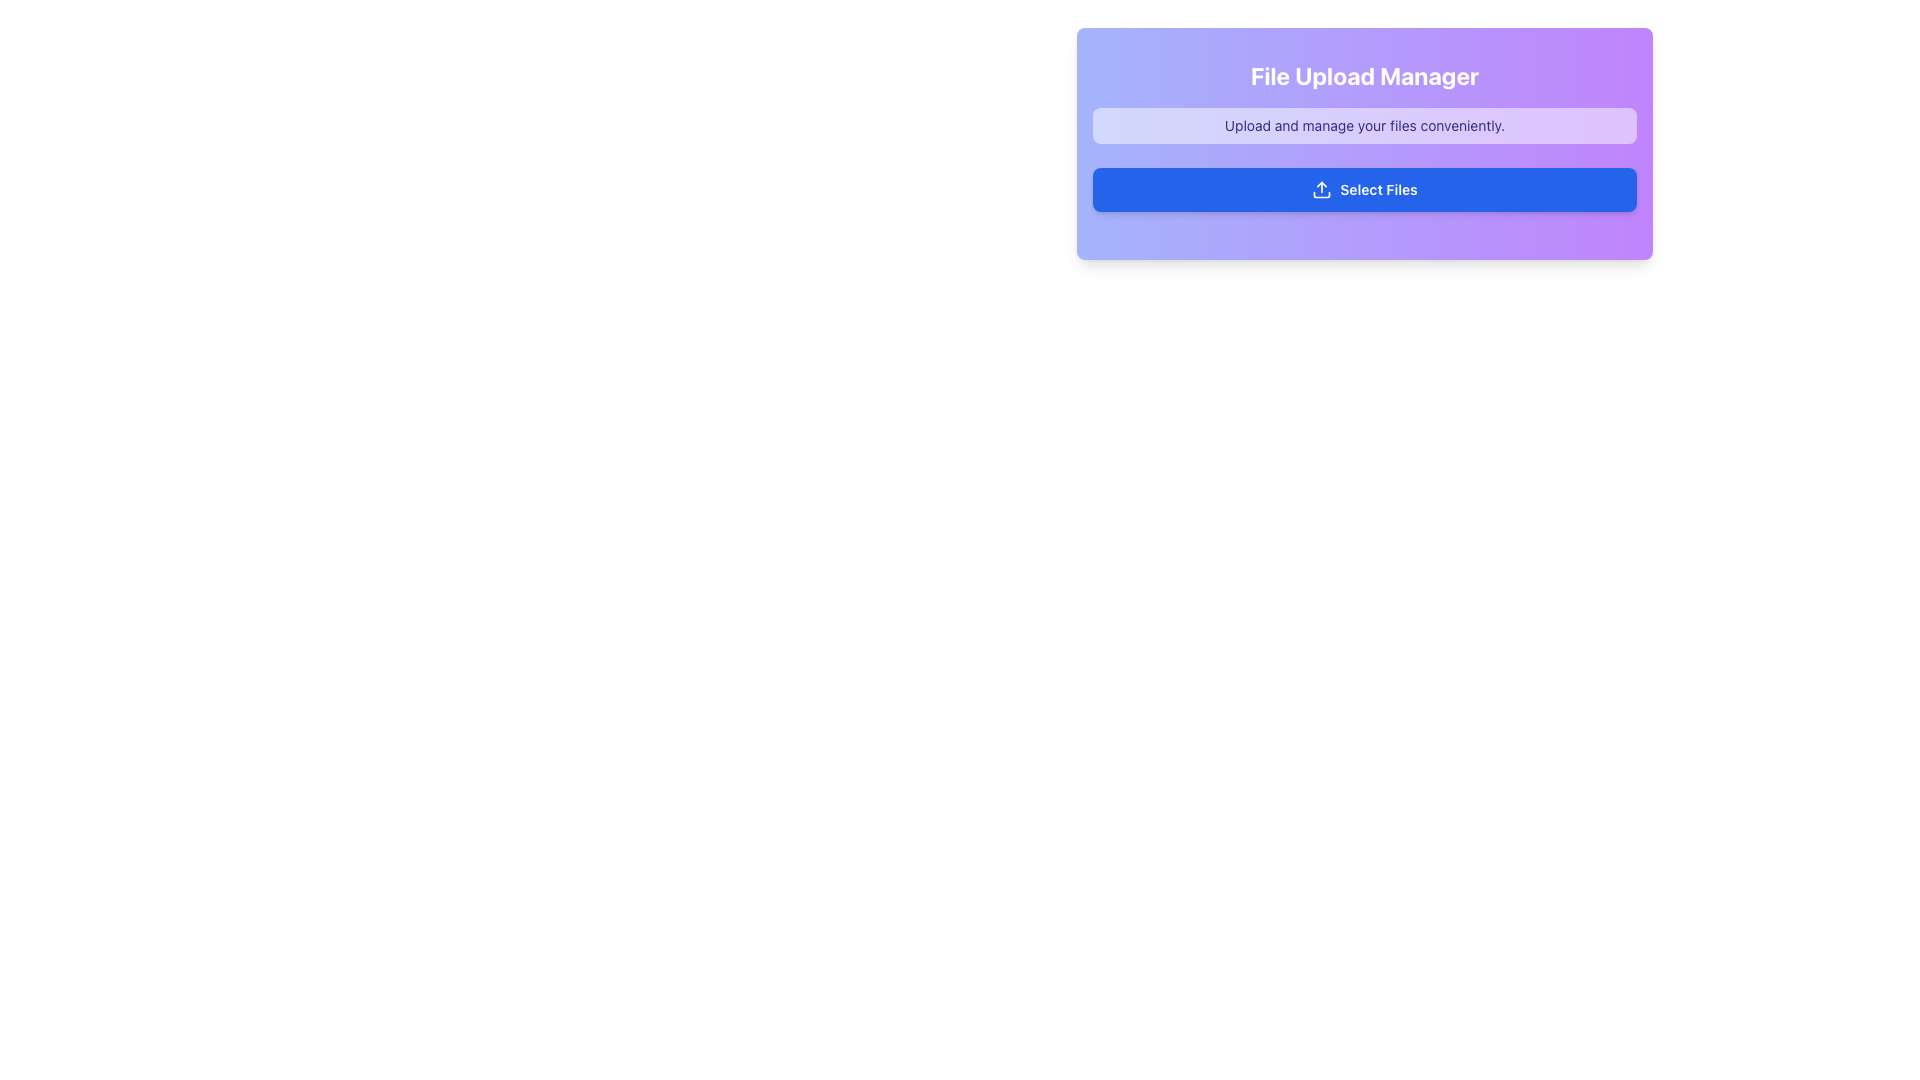  What do you see at coordinates (1363, 126) in the screenshot?
I see `the informational text block that provides guidance about file upload management functionalities, positioned below the 'File Upload Manager' heading and above the 'Select Files' button` at bounding box center [1363, 126].